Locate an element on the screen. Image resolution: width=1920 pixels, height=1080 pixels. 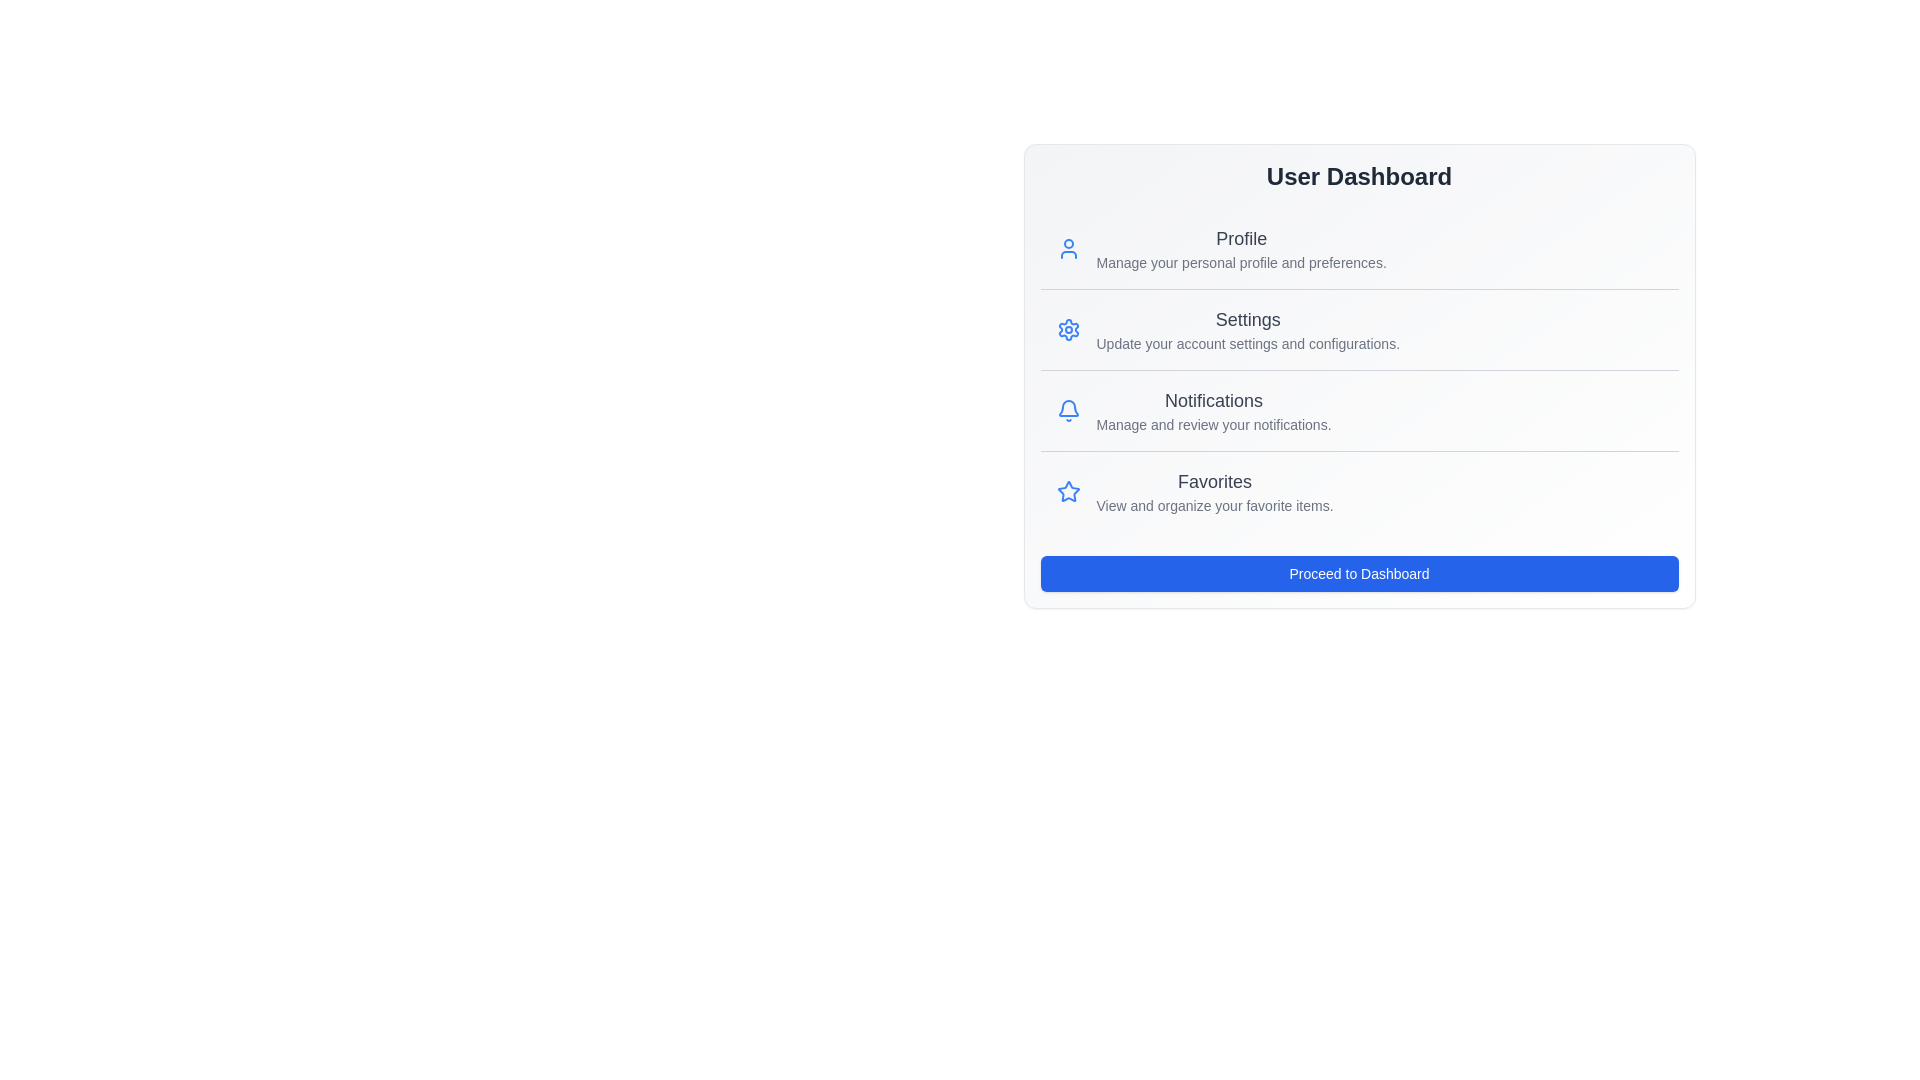
the blue gear-shaped icon next to the gray 'Settings' text is located at coordinates (1067, 329).